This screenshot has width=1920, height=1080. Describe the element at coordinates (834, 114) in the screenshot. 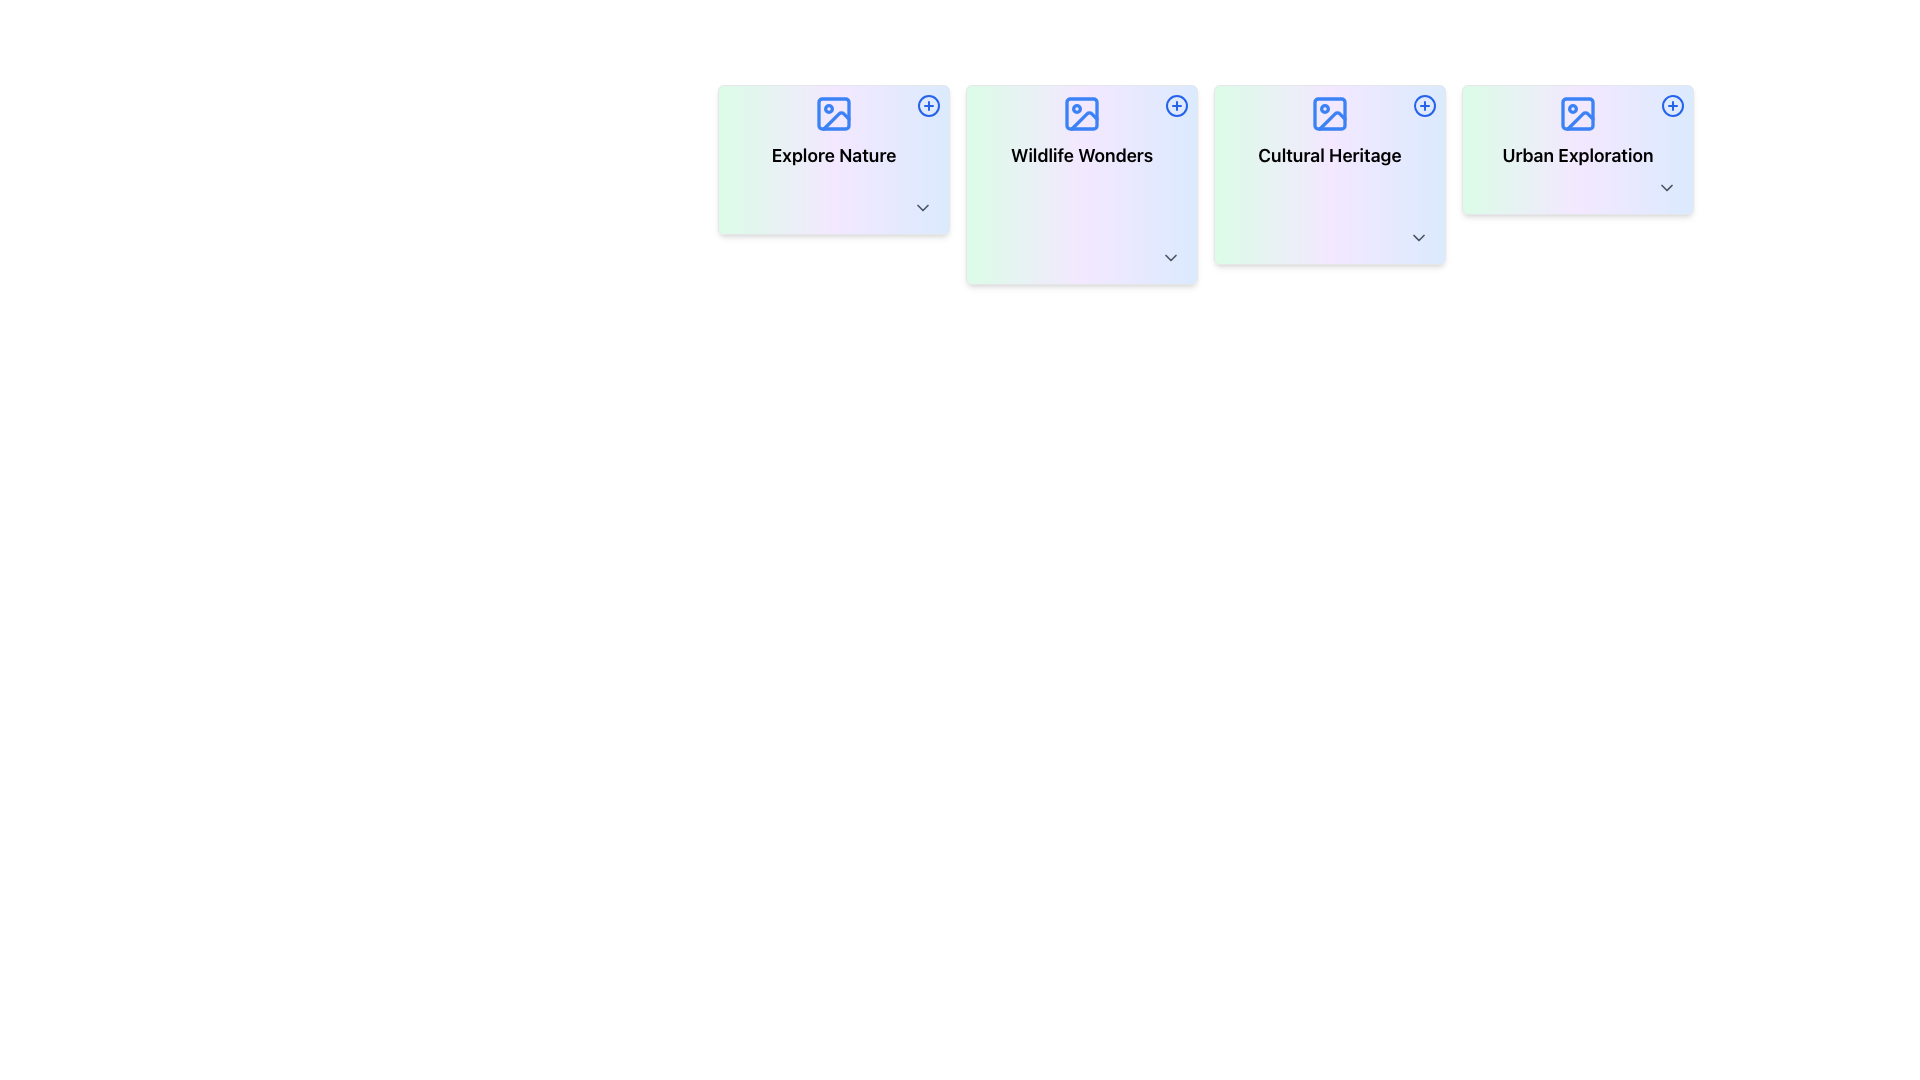

I see `the decorative icon inside the 'Explore Nature' card, positioned at the top center` at that location.